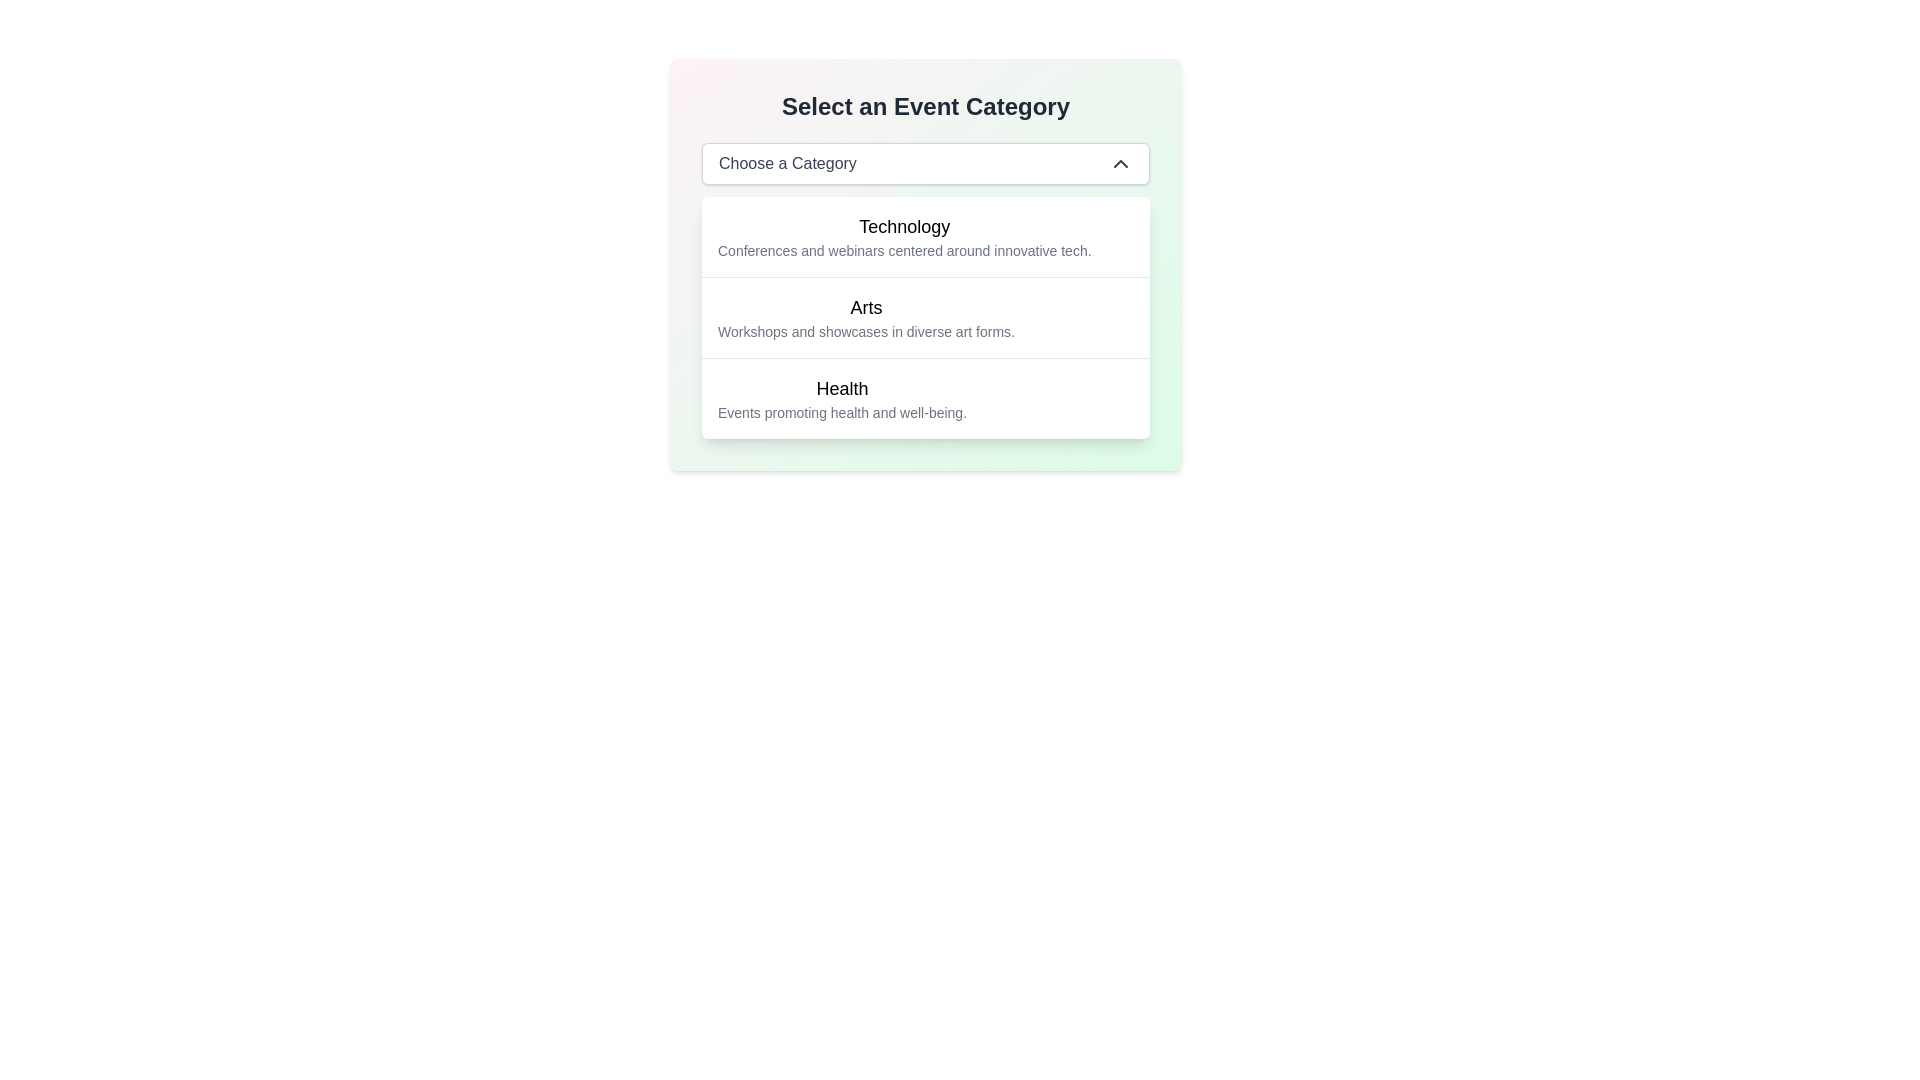 This screenshot has height=1080, width=1920. I want to click on keyboard navigation, so click(903, 235).